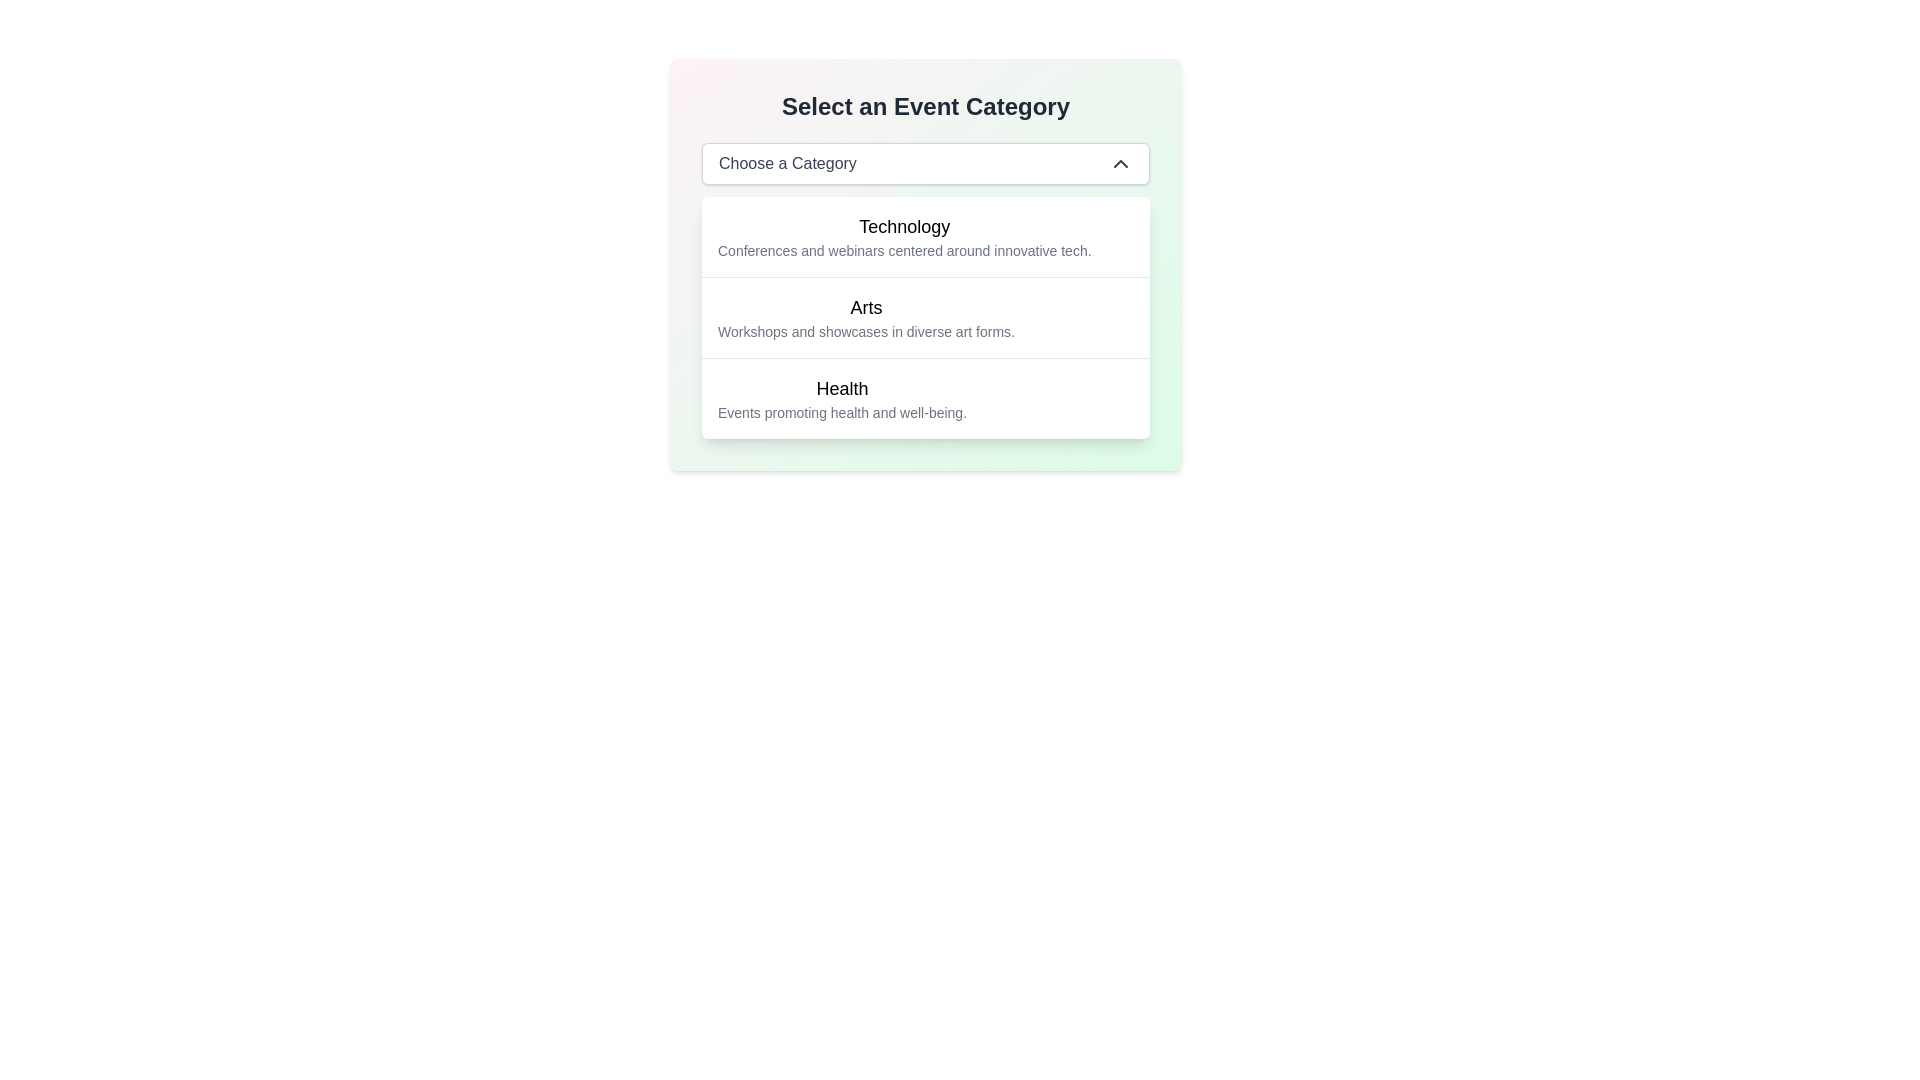 This screenshot has height=1080, width=1920. I want to click on keyboard navigation, so click(903, 235).